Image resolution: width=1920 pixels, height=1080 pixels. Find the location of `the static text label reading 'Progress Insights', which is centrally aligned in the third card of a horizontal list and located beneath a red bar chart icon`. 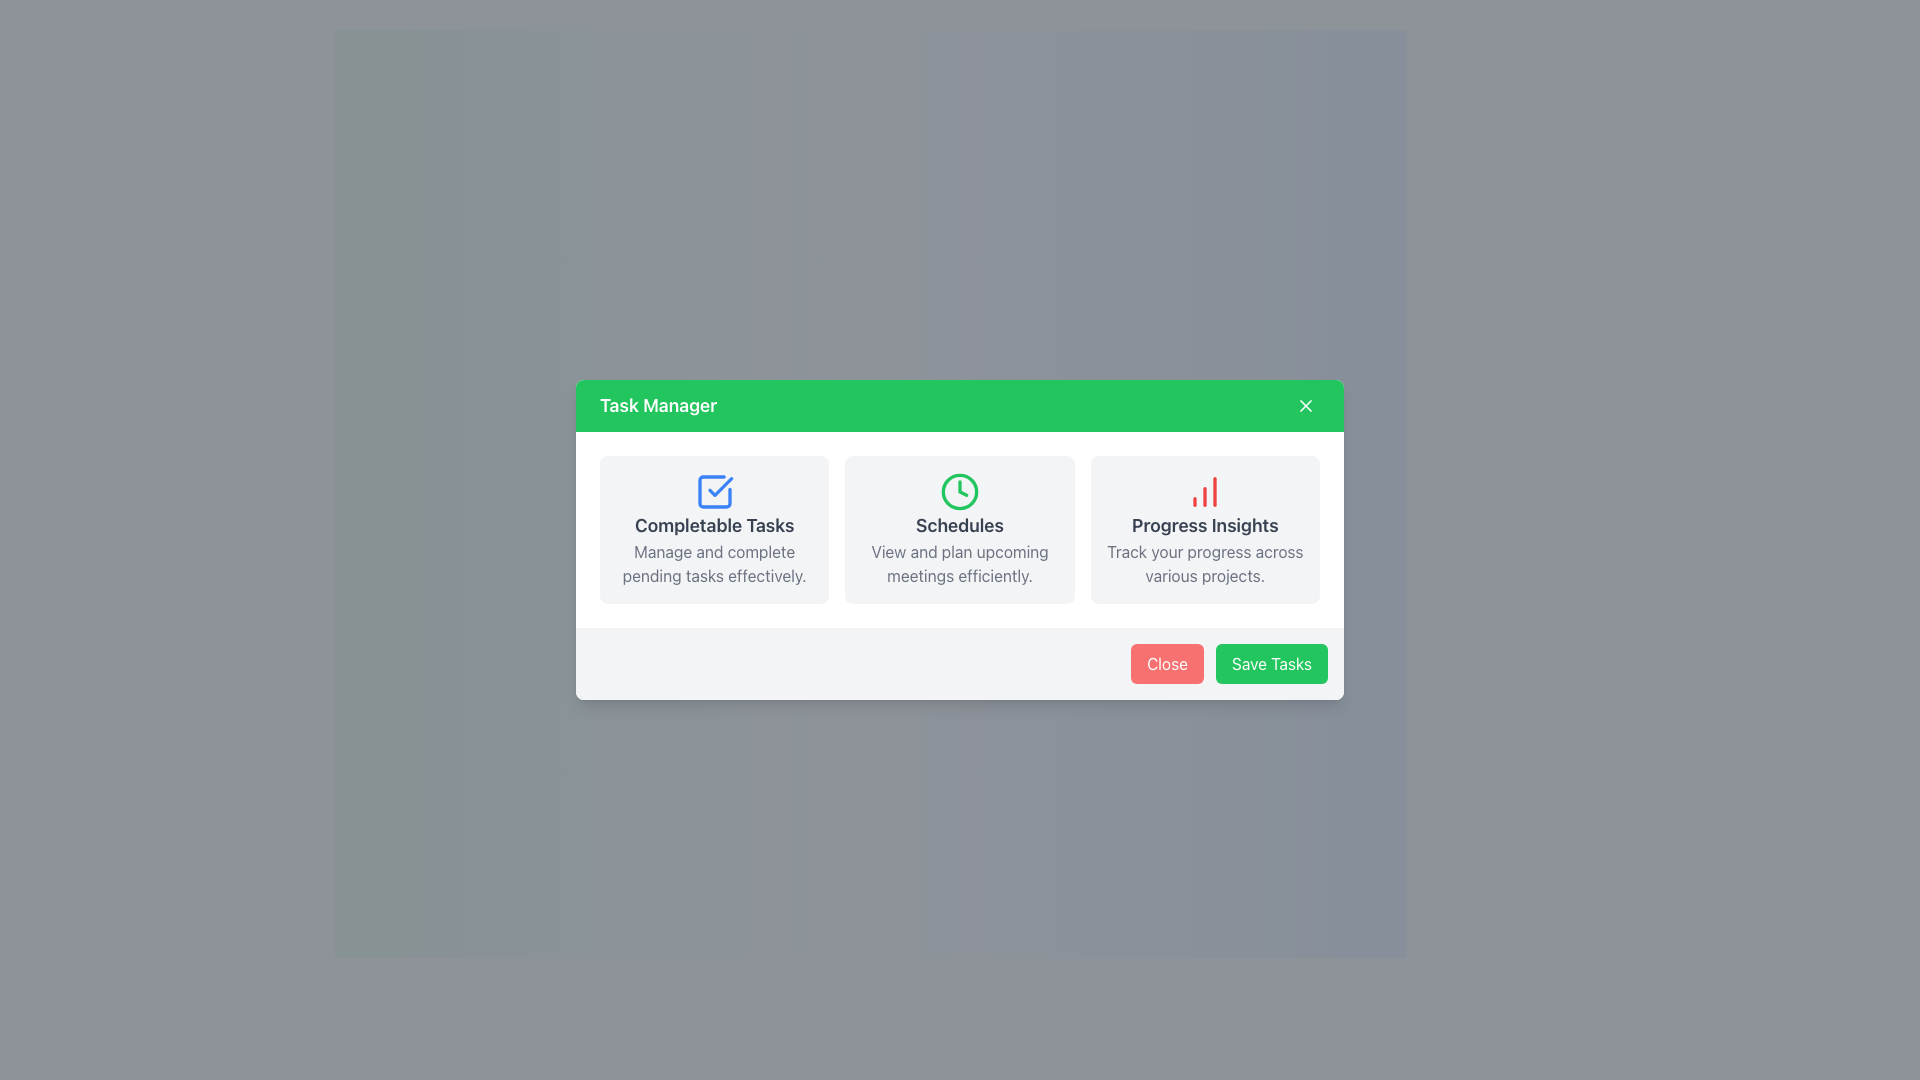

the static text label reading 'Progress Insights', which is centrally aligned in the third card of a horizontal list and located beneath a red bar chart icon is located at coordinates (1204, 524).